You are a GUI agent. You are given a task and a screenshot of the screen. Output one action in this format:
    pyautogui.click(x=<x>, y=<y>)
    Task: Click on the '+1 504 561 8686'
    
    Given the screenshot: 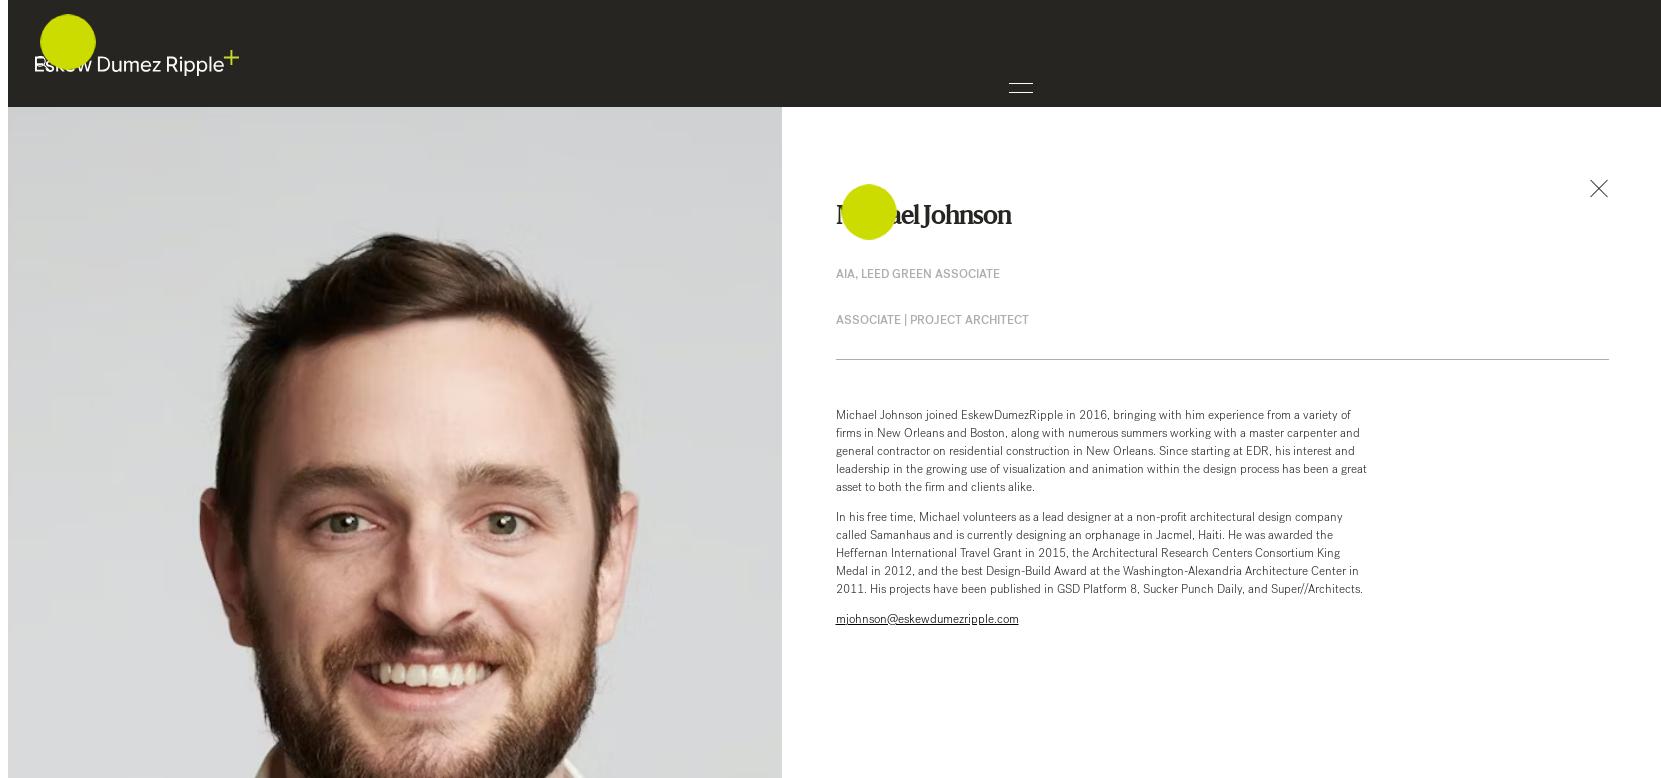 What is the action you would take?
    pyautogui.click(x=80, y=680)
    